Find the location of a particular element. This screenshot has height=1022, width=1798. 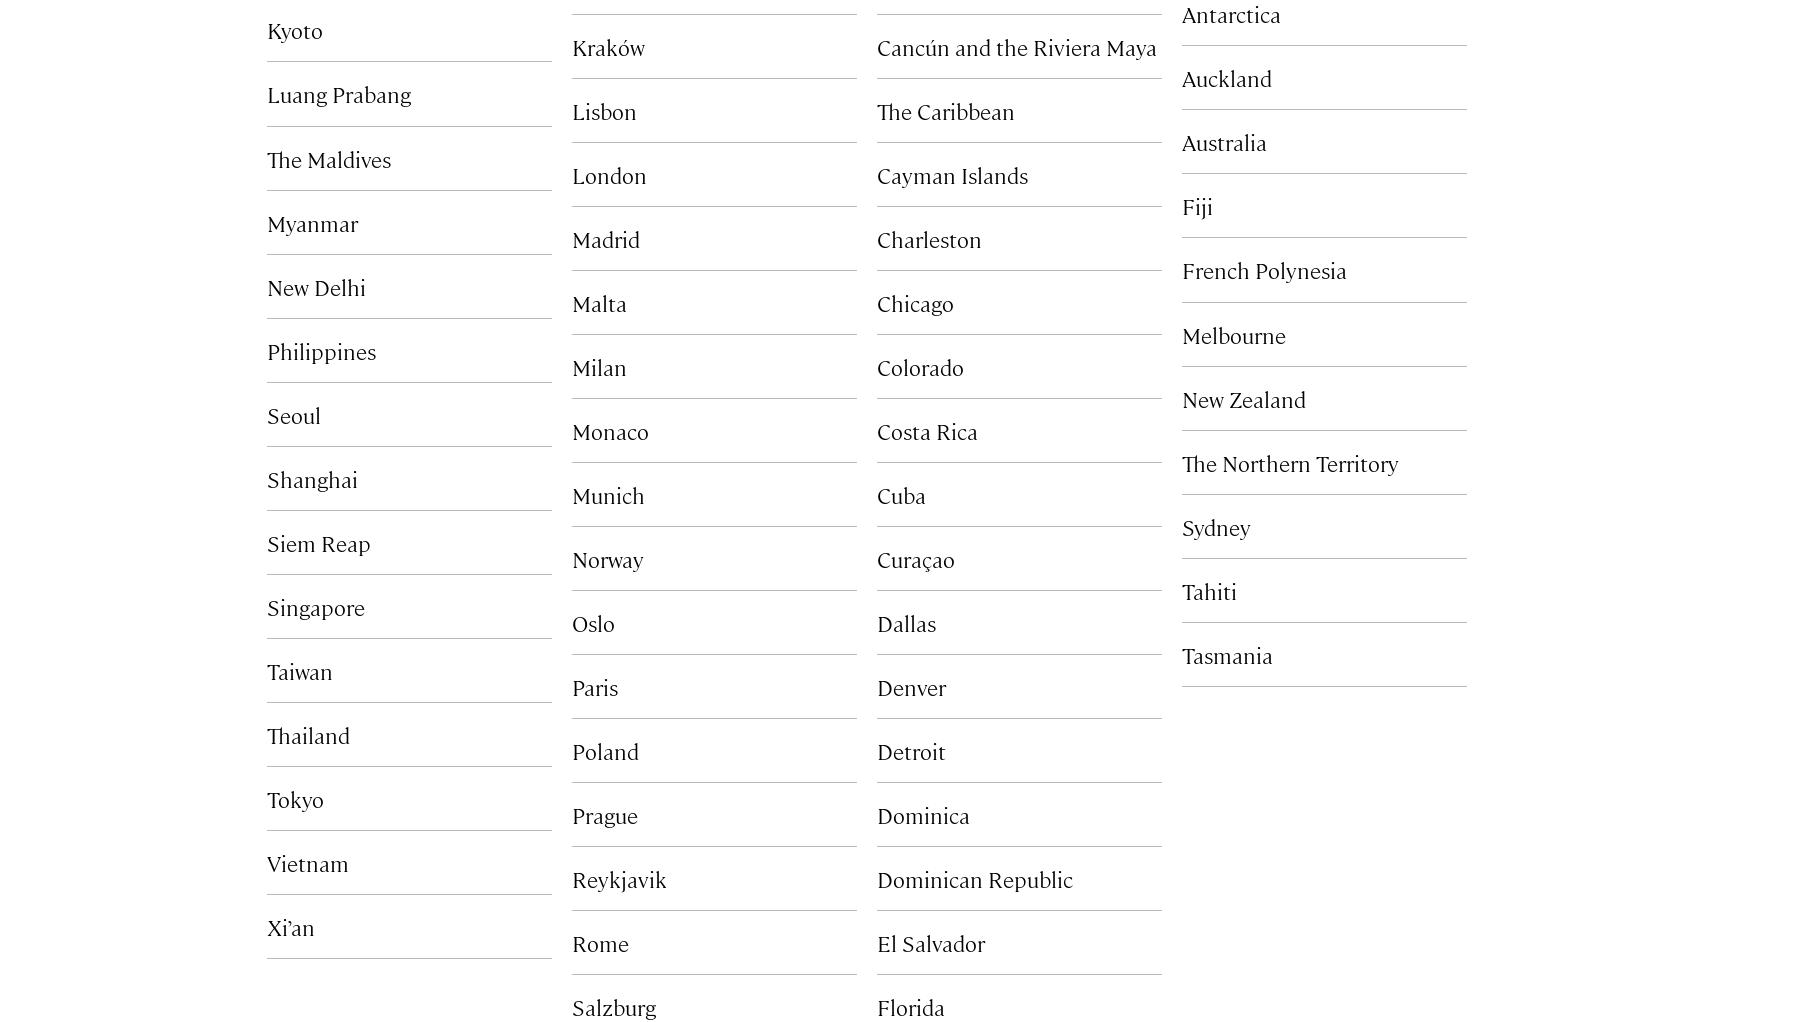

'New Delhi' is located at coordinates (315, 285).